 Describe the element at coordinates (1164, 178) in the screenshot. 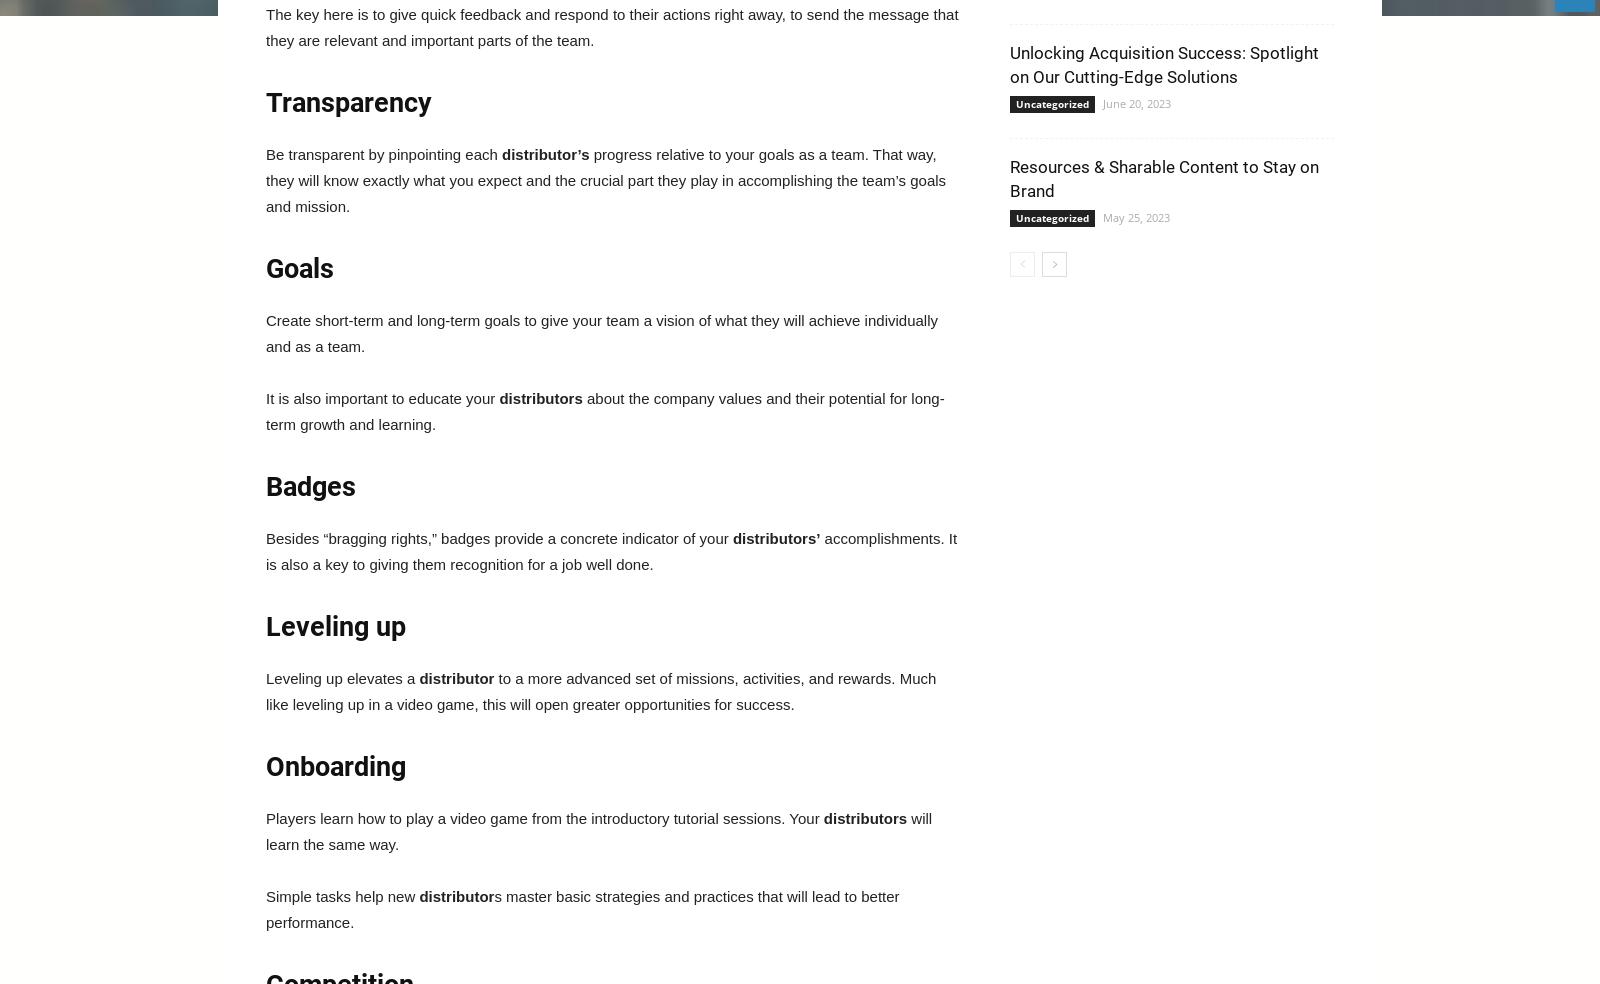

I see `'Resources & Sharable Content to Stay on Brand'` at that location.